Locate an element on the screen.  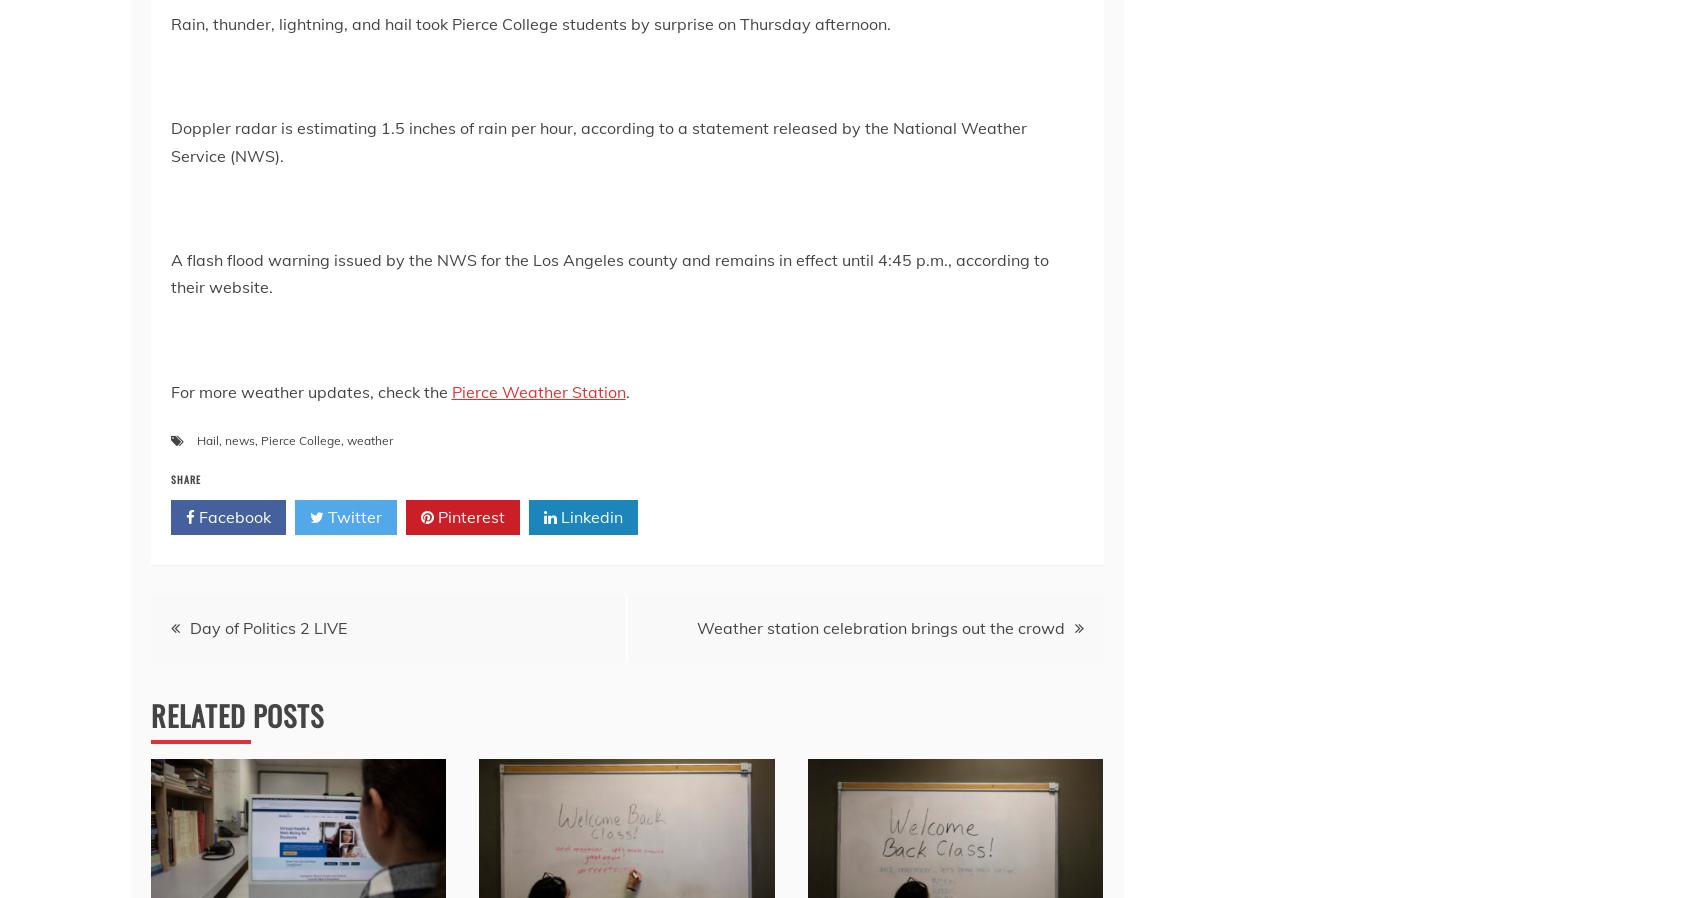
'Pierce Weather Station' is located at coordinates (538, 390).